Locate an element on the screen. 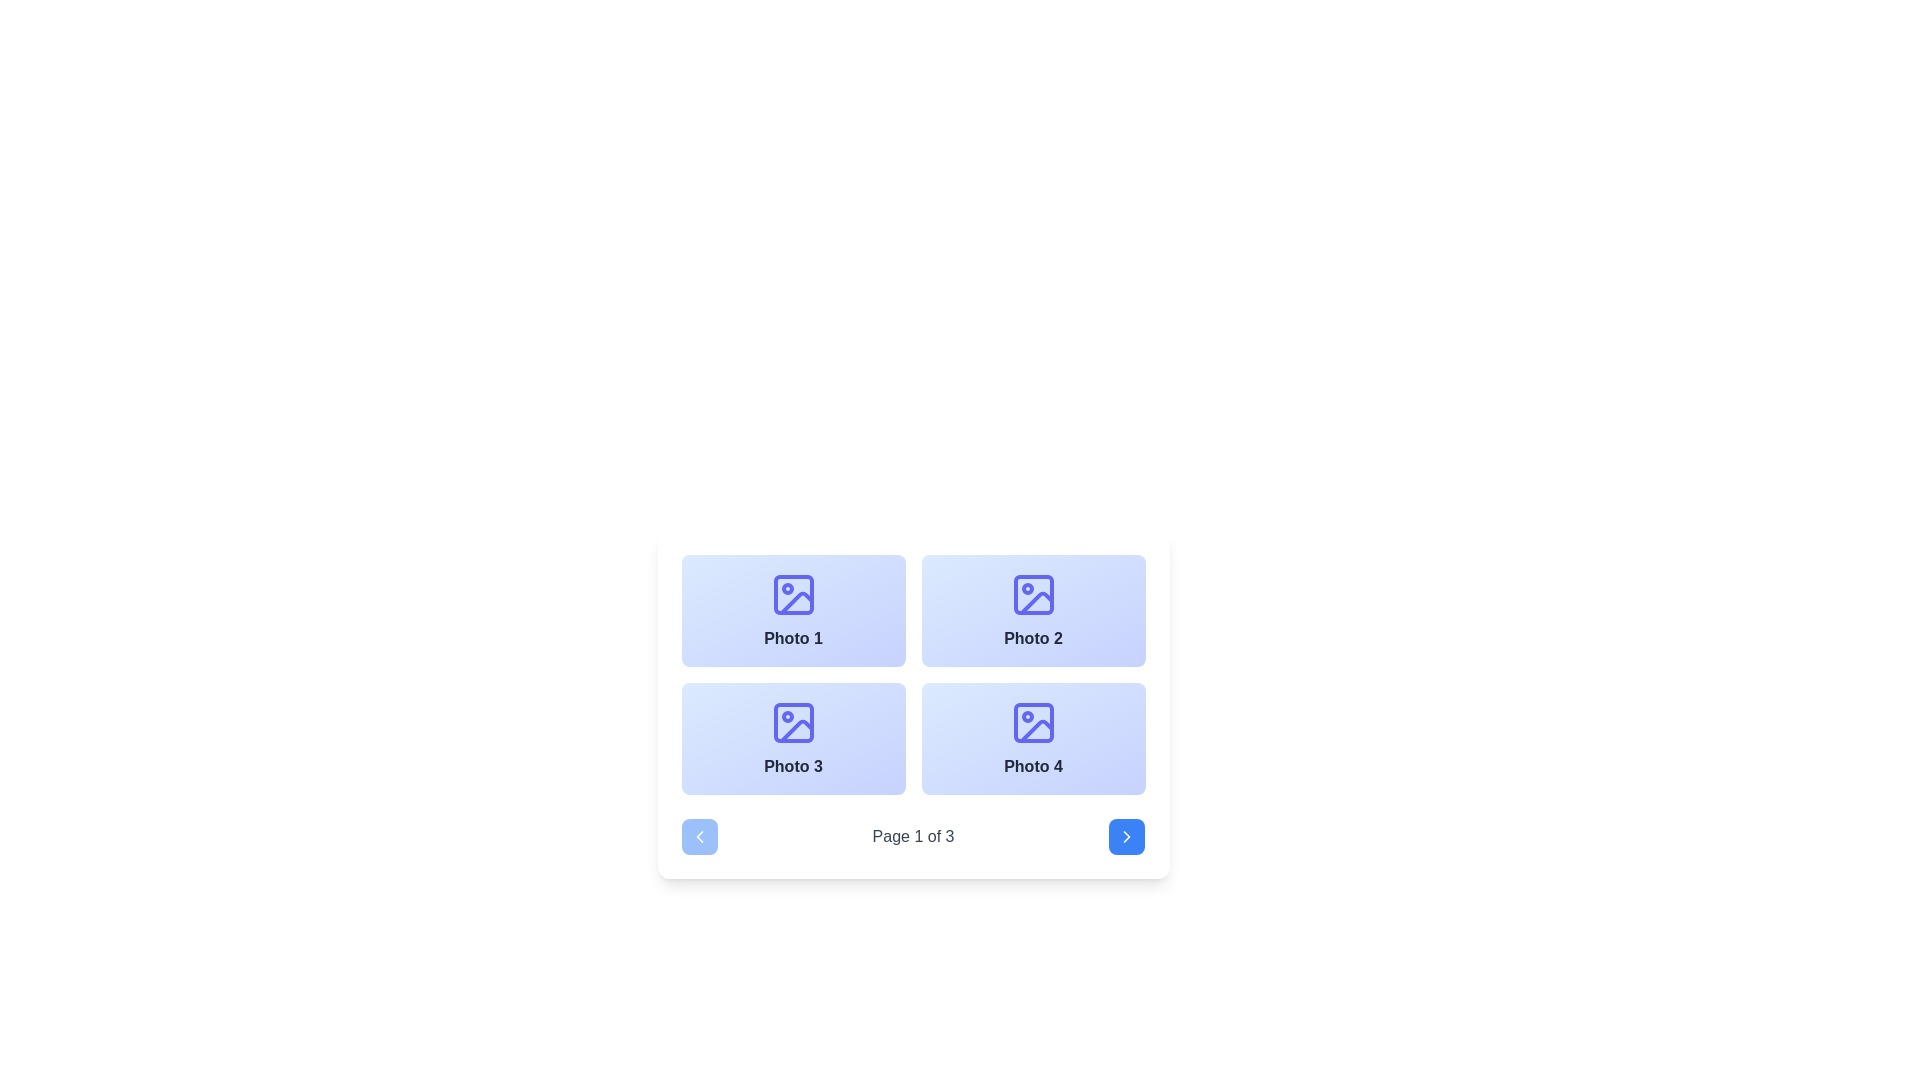 The height and width of the screenshot is (1080, 1920). the blue image icon featuring a sun and mountain design located in the 'Photo 3' cell of the grid by clicking on it is located at coordinates (792, 722).